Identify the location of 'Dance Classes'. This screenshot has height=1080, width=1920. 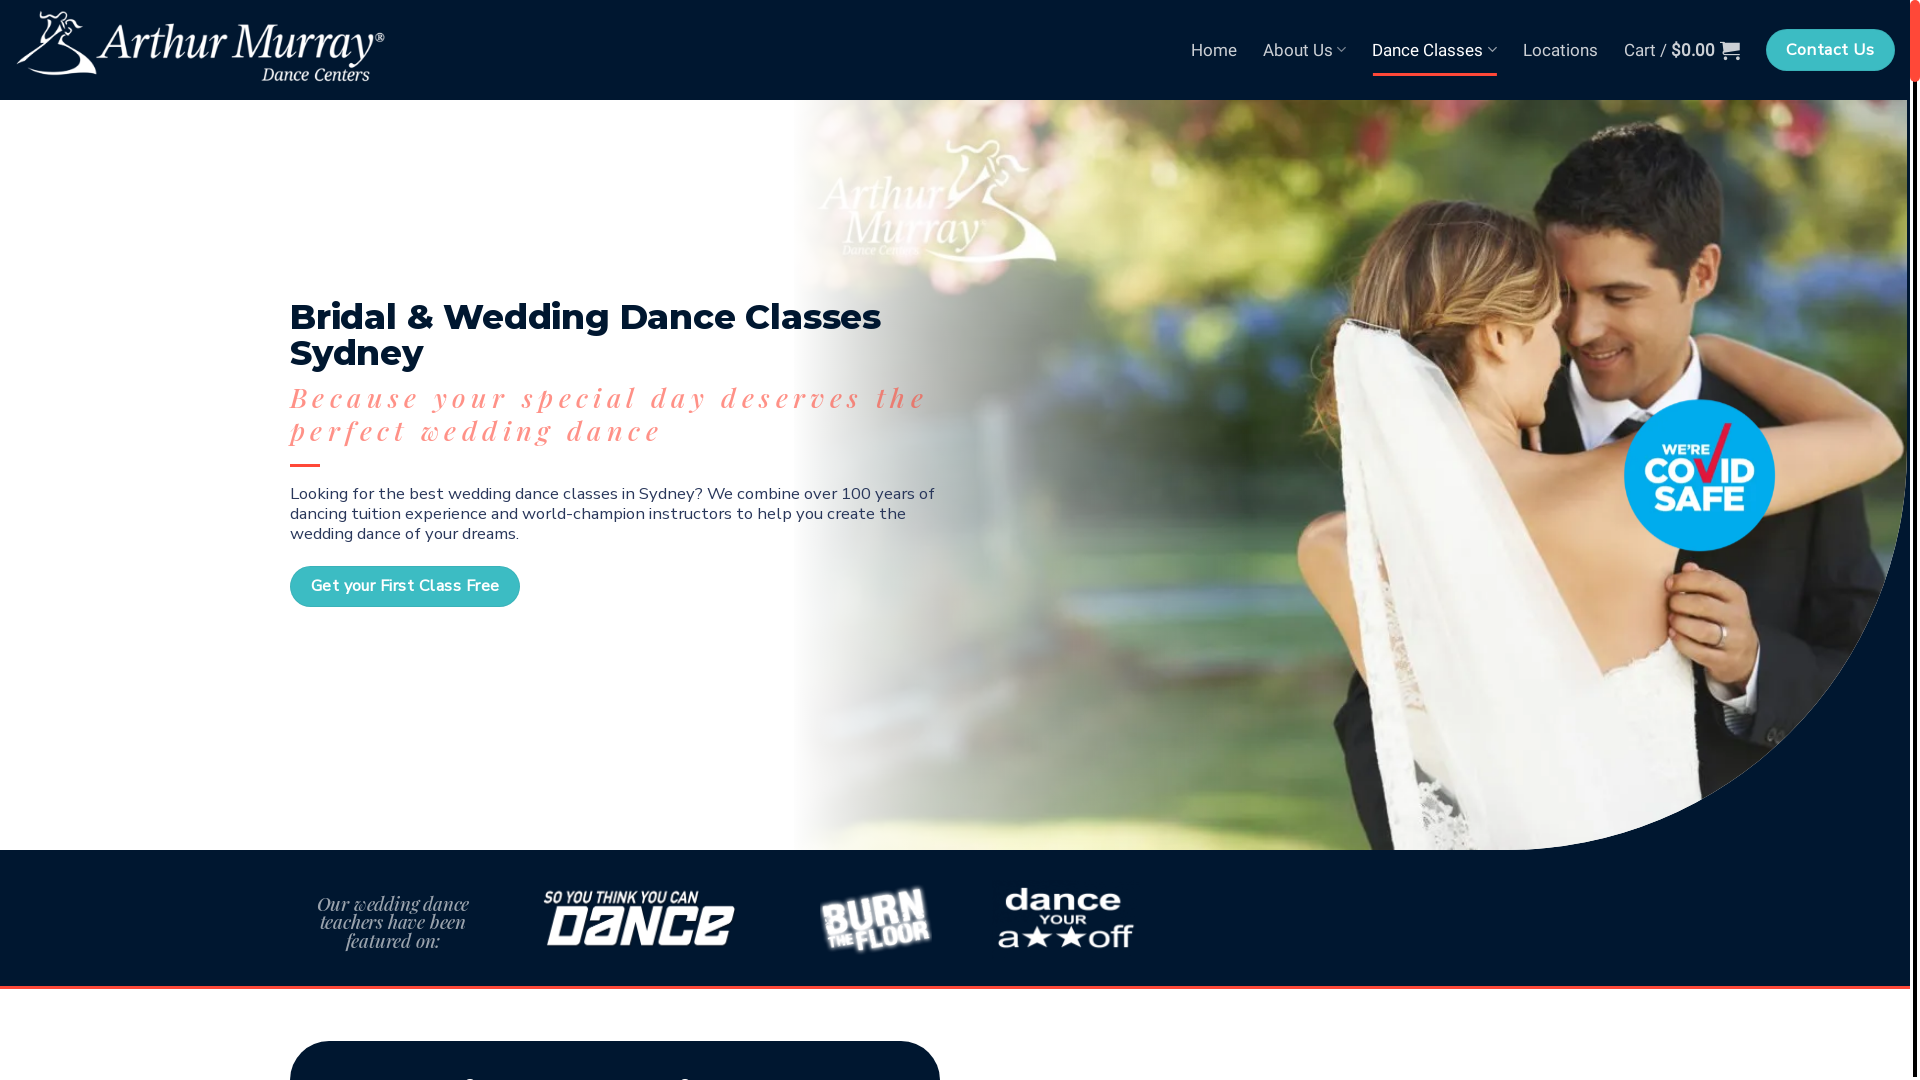
(1433, 48).